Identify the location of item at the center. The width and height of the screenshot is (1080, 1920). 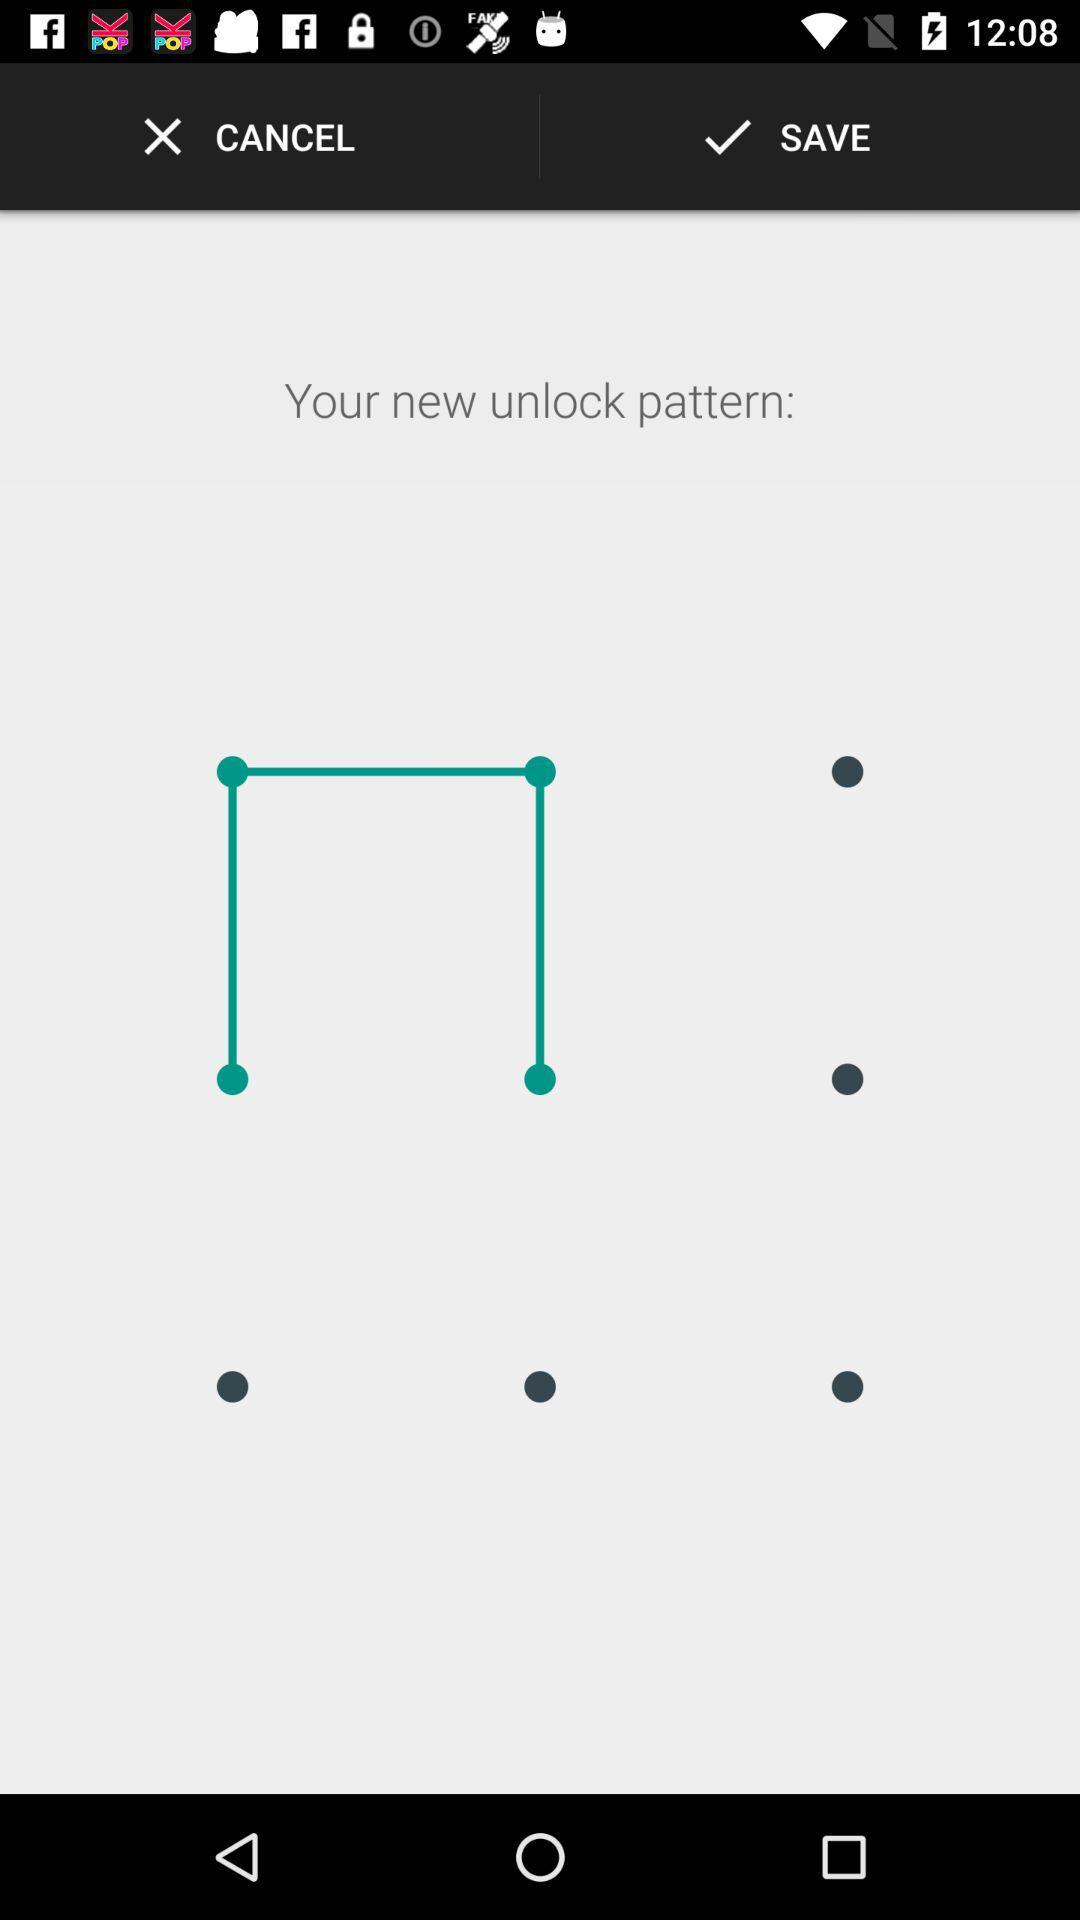
(540, 1078).